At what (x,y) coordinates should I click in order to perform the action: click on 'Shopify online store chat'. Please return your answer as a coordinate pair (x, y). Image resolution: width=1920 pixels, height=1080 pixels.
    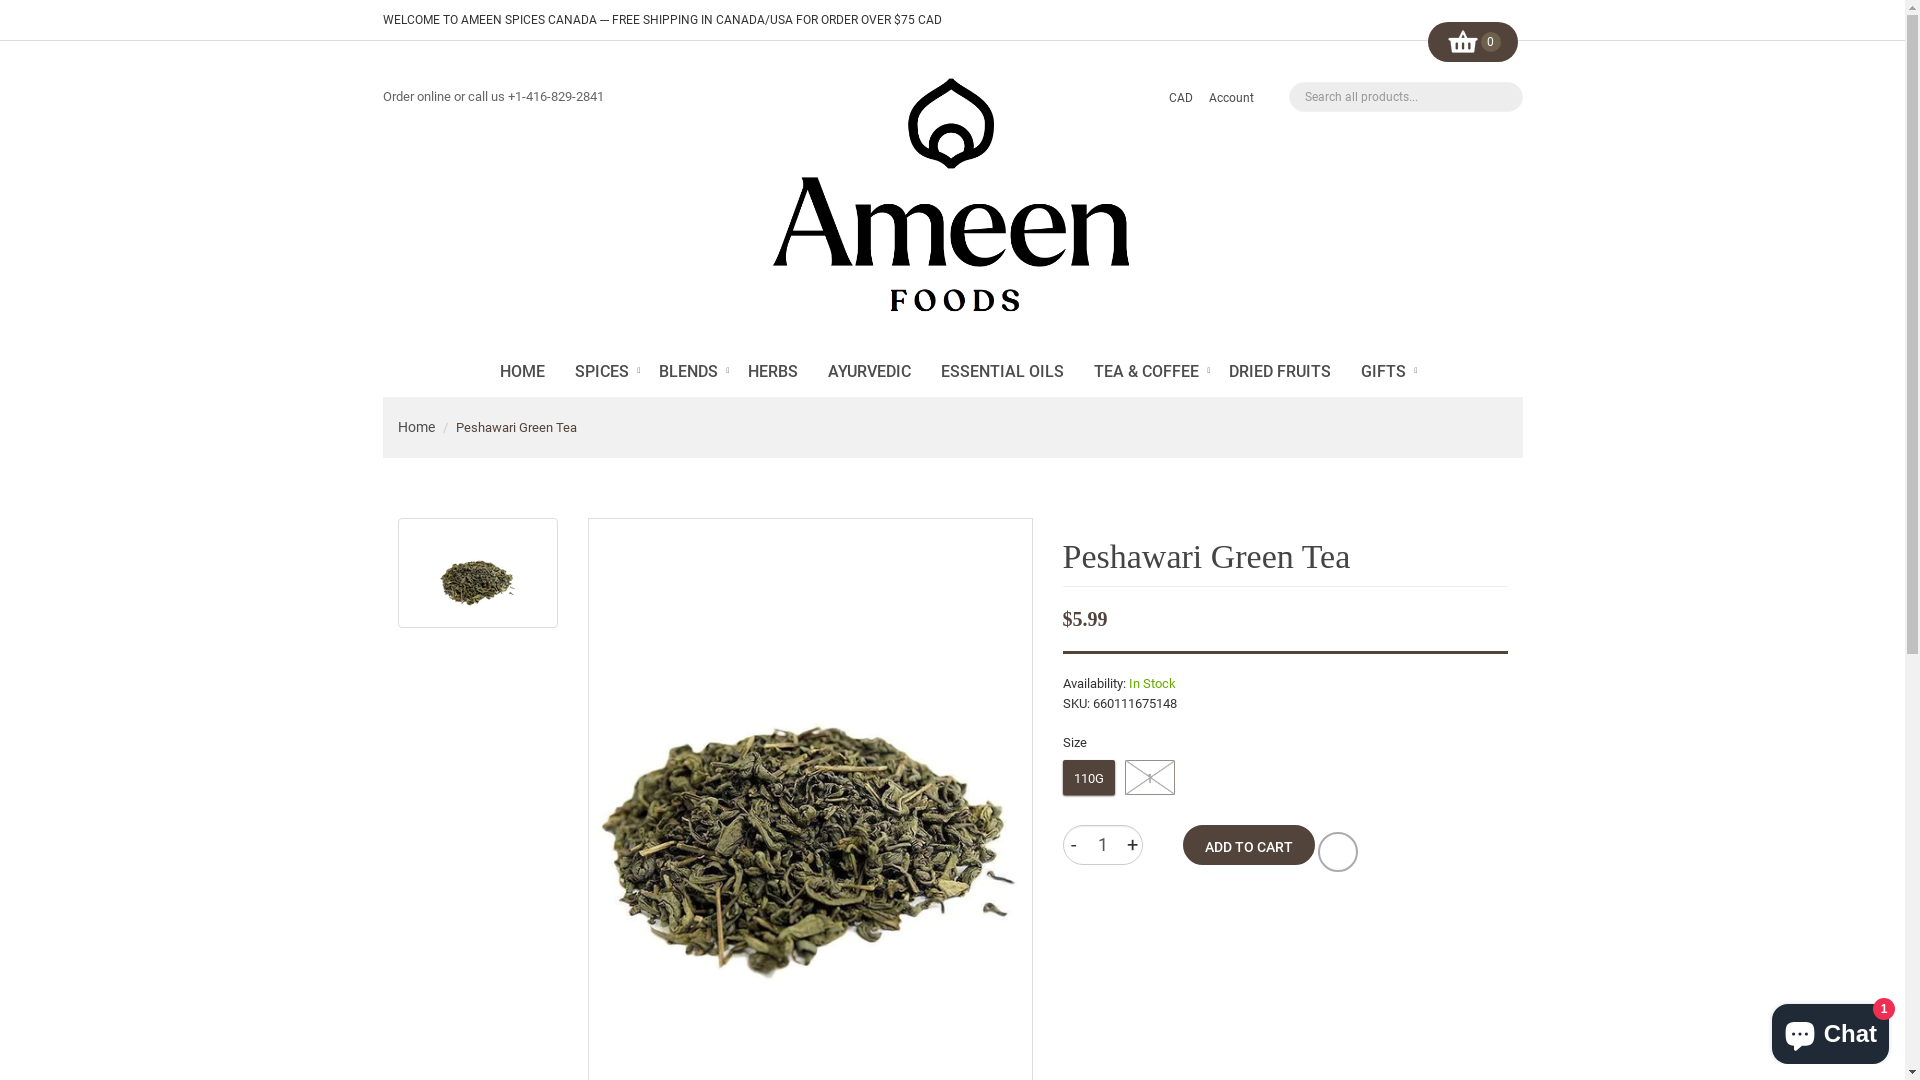
    Looking at the image, I should click on (1830, 1029).